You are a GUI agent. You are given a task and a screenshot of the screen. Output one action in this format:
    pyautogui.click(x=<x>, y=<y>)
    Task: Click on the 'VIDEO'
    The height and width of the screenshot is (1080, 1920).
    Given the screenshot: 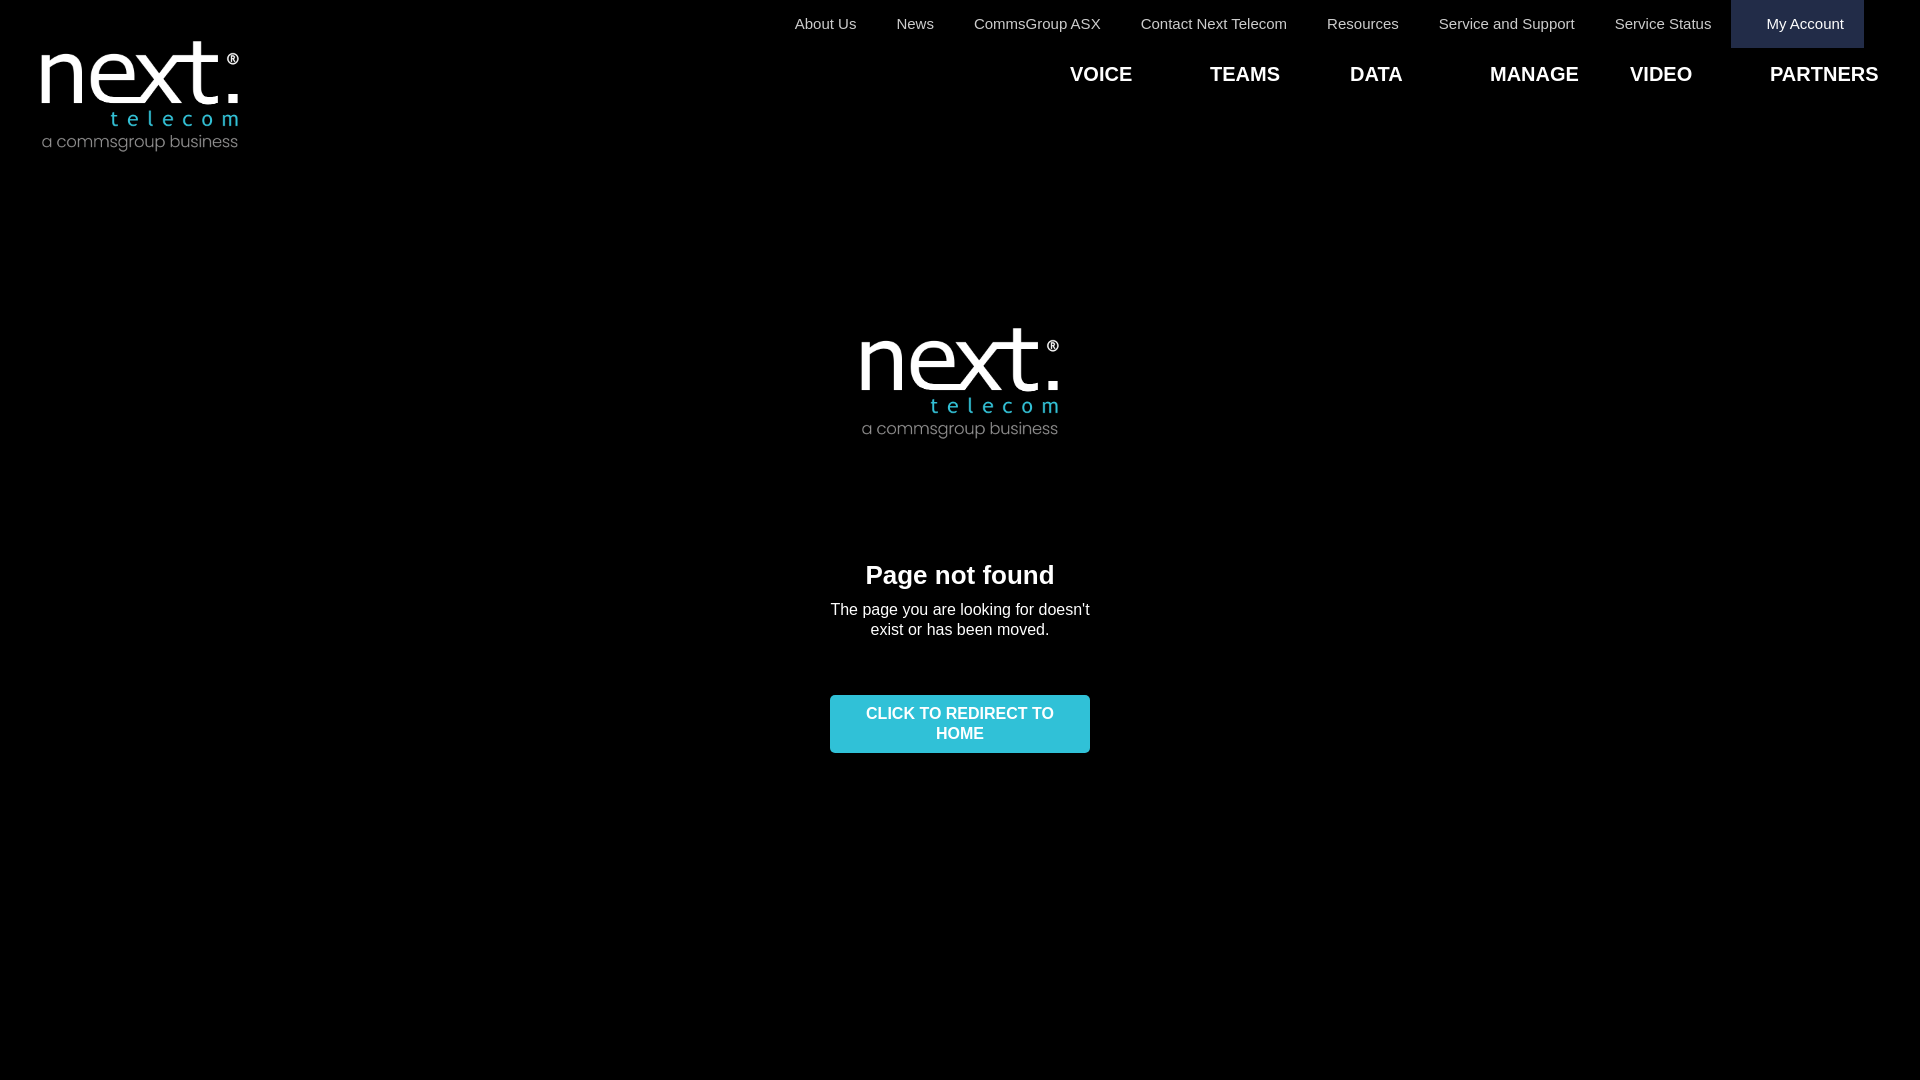 What is the action you would take?
    pyautogui.click(x=1698, y=75)
    